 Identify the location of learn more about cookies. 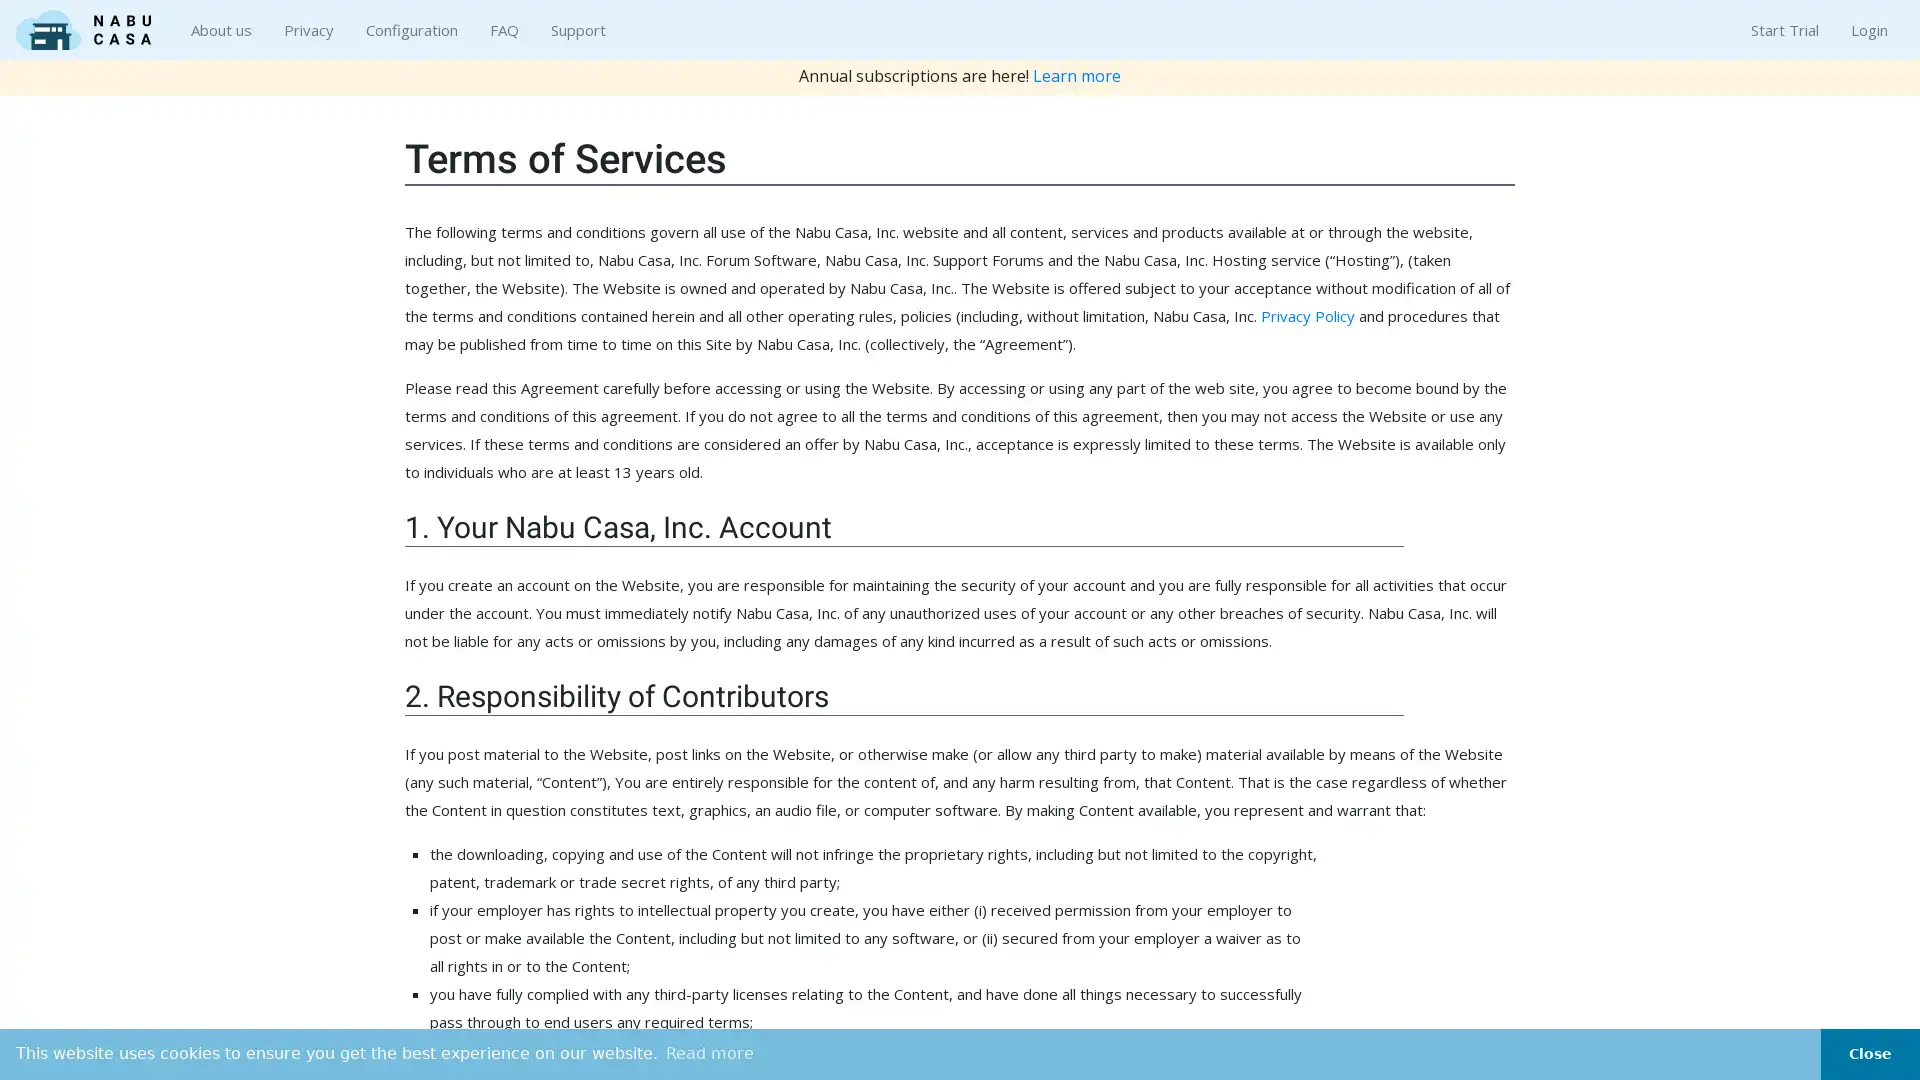
(710, 1052).